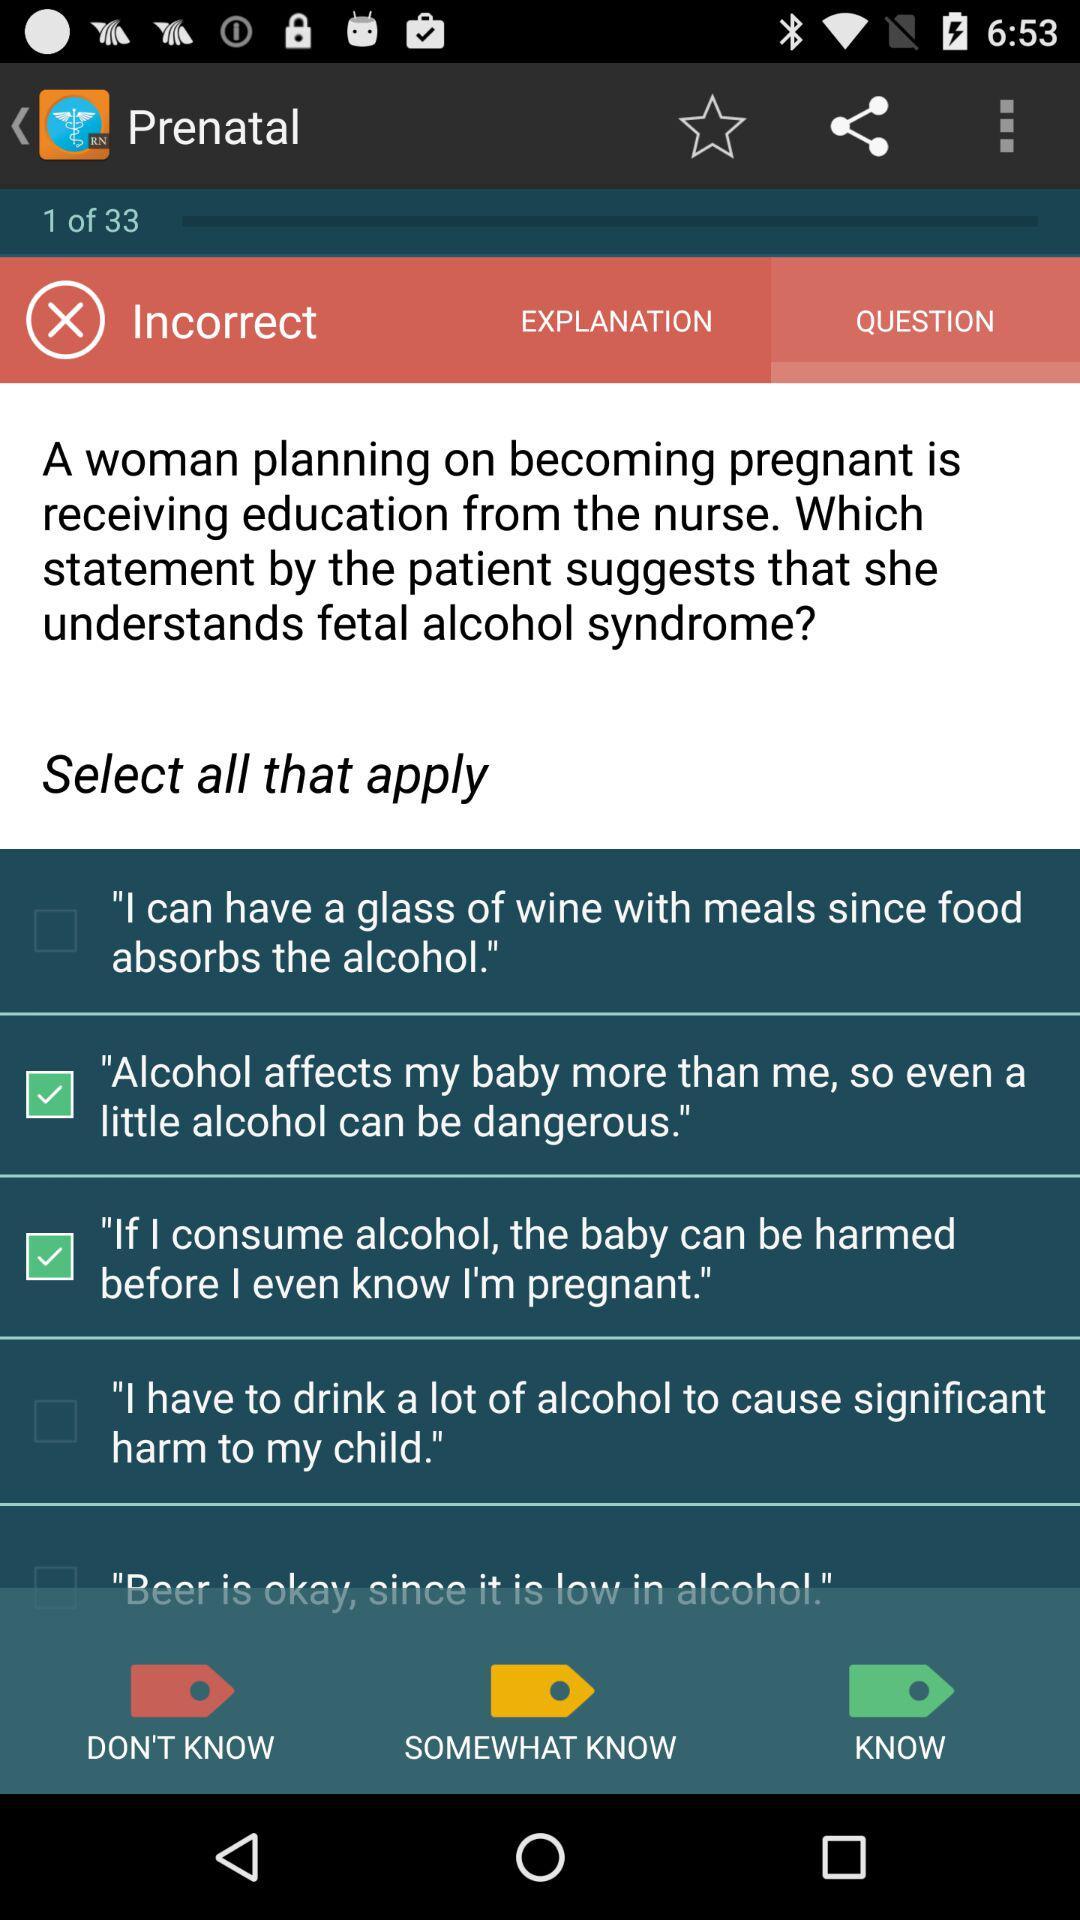 The height and width of the screenshot is (1920, 1080). Describe the element at coordinates (615, 320) in the screenshot. I see `icon next to question icon` at that location.